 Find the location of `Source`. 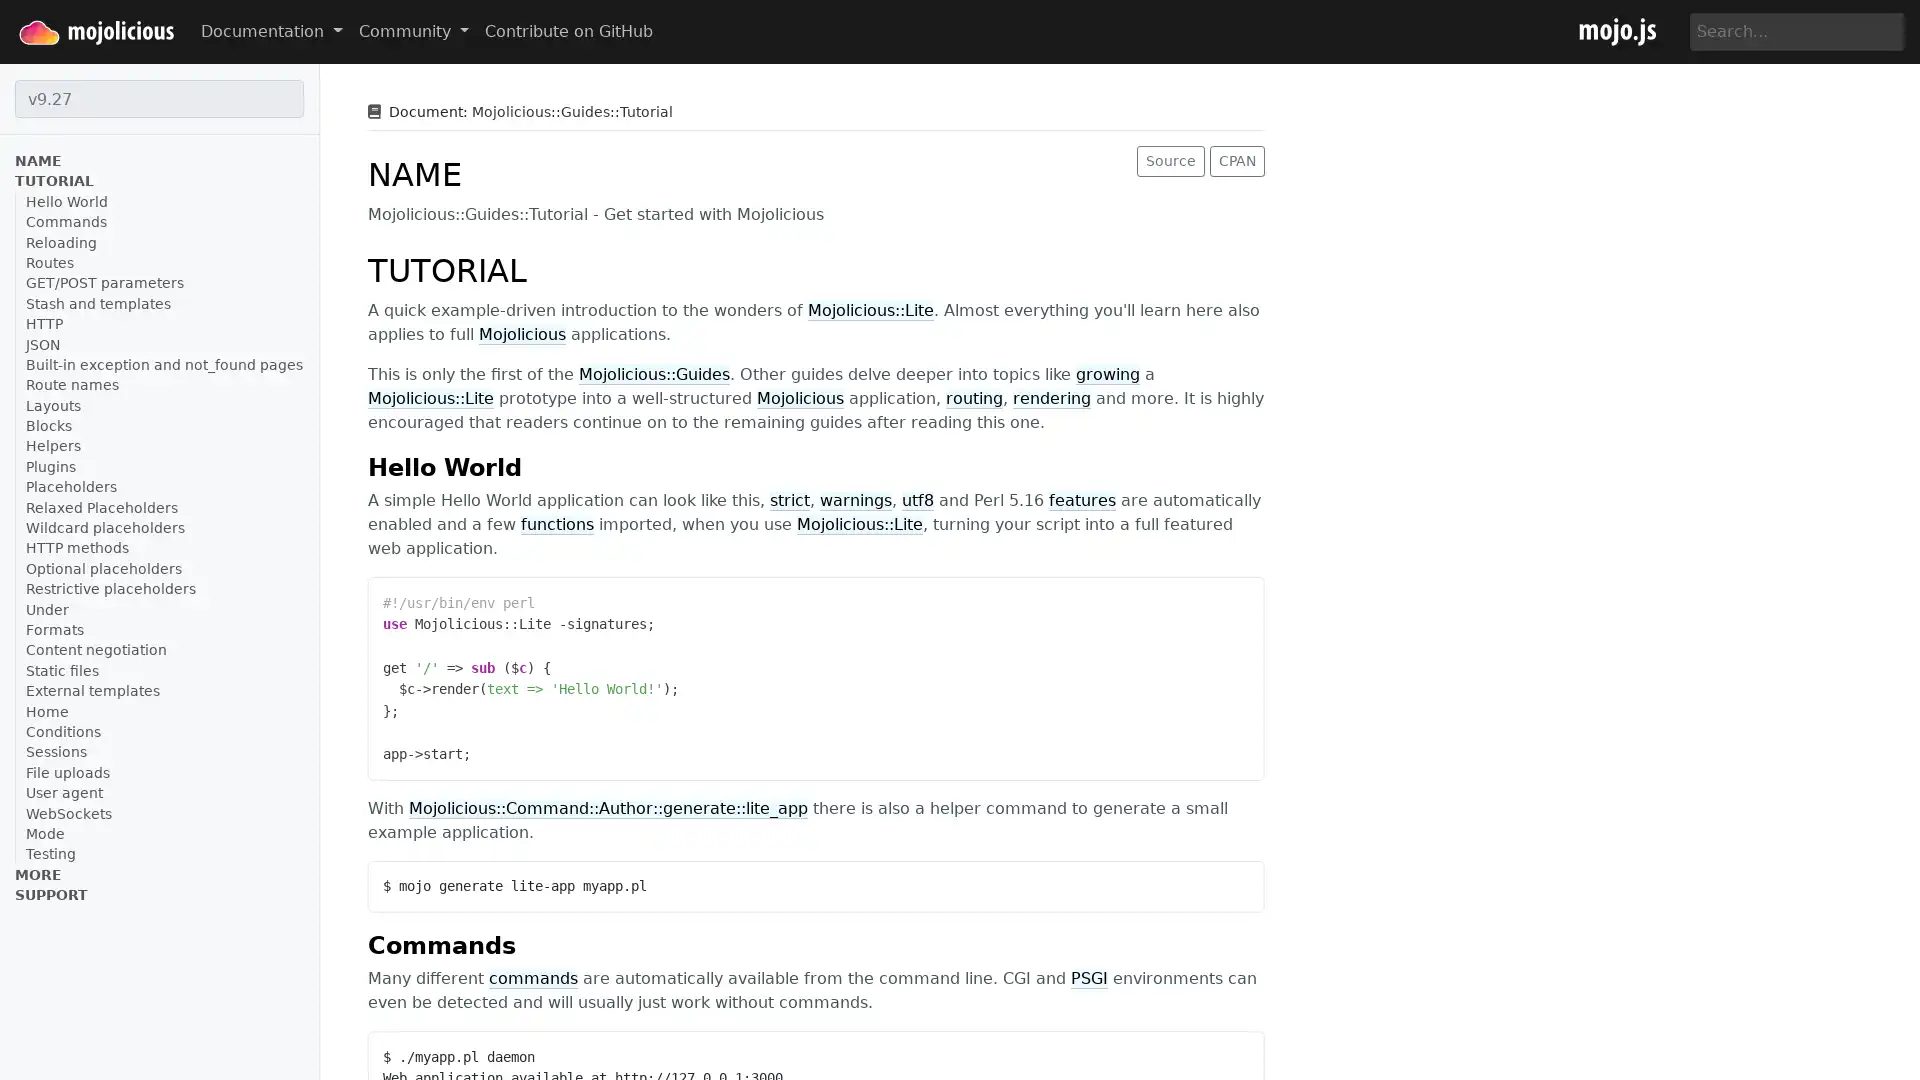

Source is located at coordinates (1171, 159).